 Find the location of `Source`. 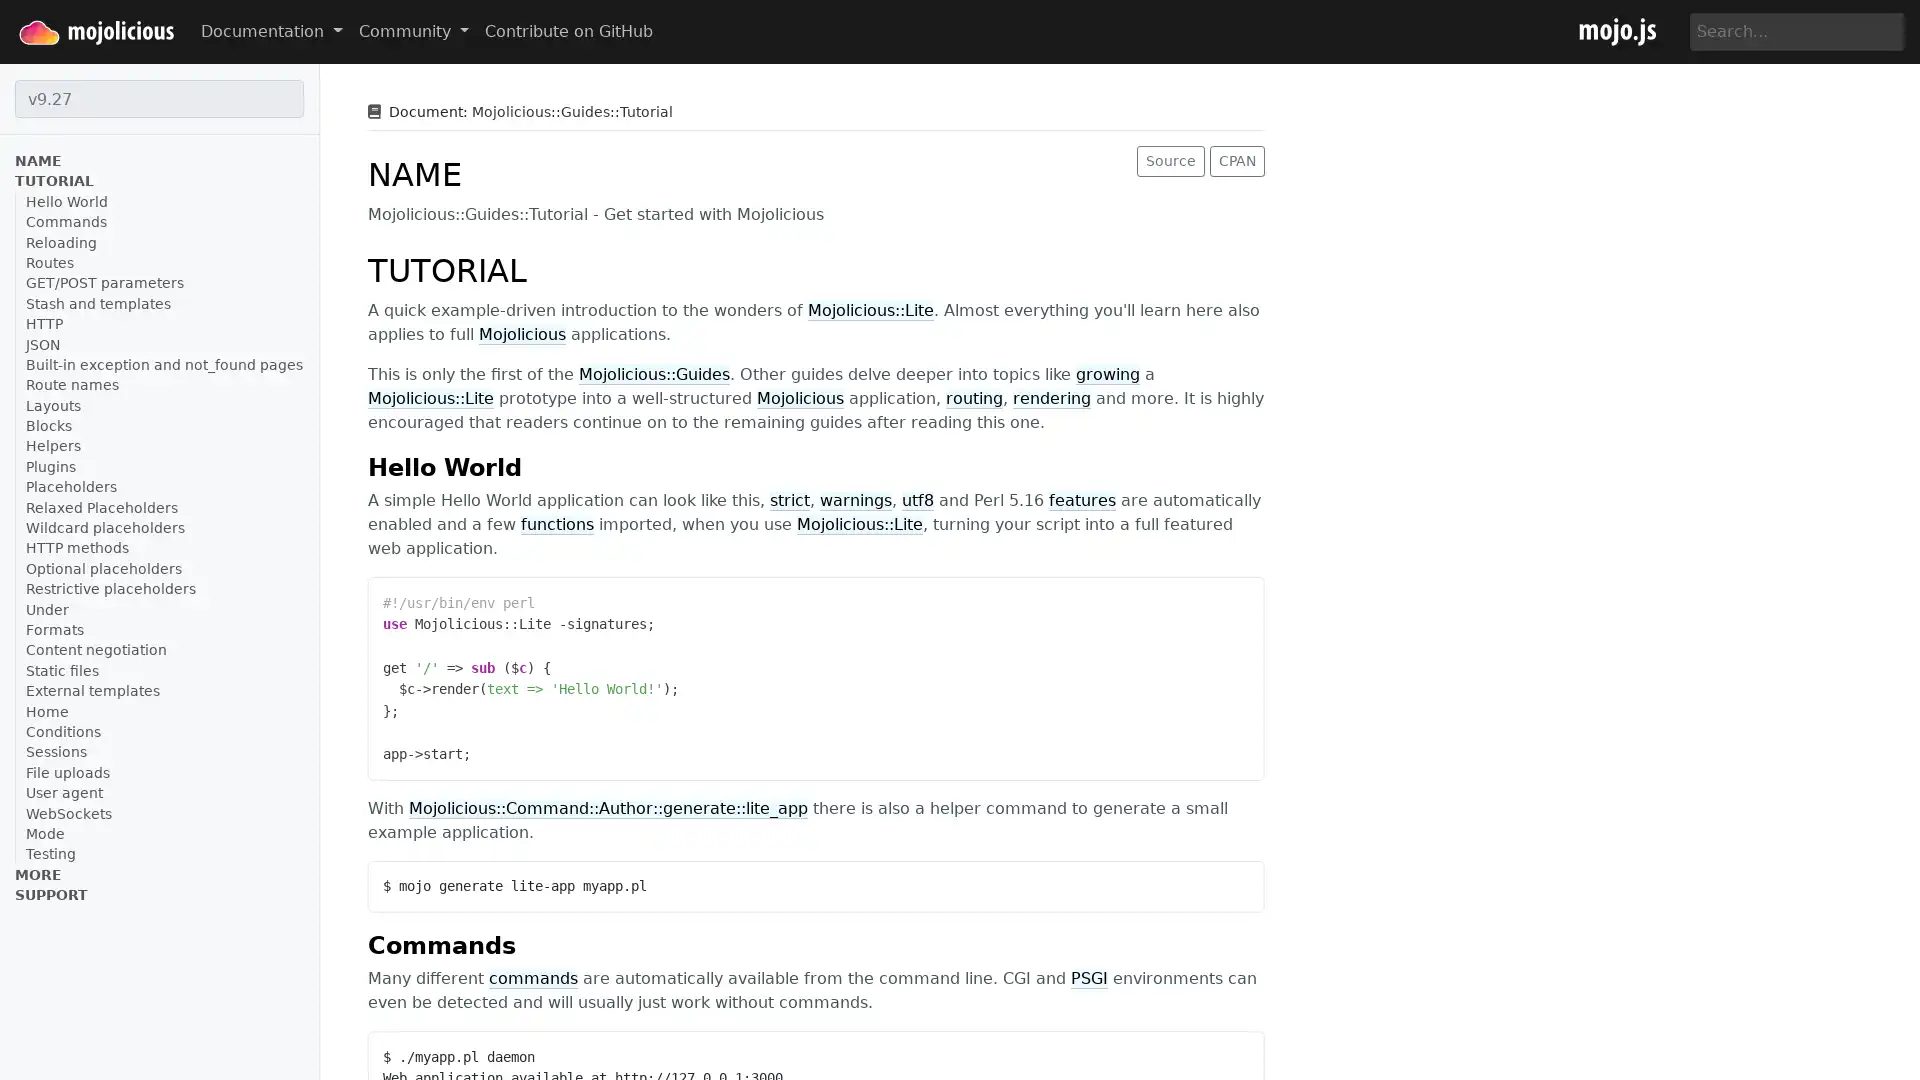

Source is located at coordinates (1171, 159).